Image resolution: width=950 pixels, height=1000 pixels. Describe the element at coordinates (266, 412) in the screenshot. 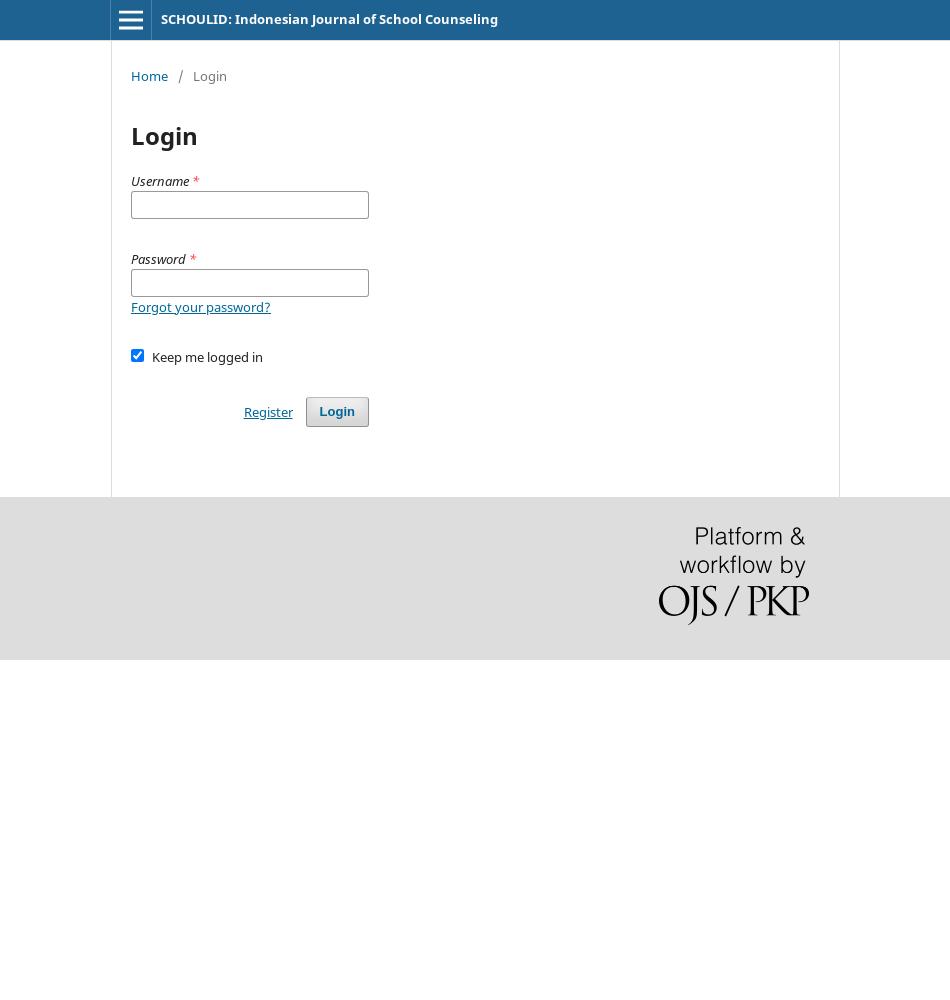

I see `'Register'` at that location.